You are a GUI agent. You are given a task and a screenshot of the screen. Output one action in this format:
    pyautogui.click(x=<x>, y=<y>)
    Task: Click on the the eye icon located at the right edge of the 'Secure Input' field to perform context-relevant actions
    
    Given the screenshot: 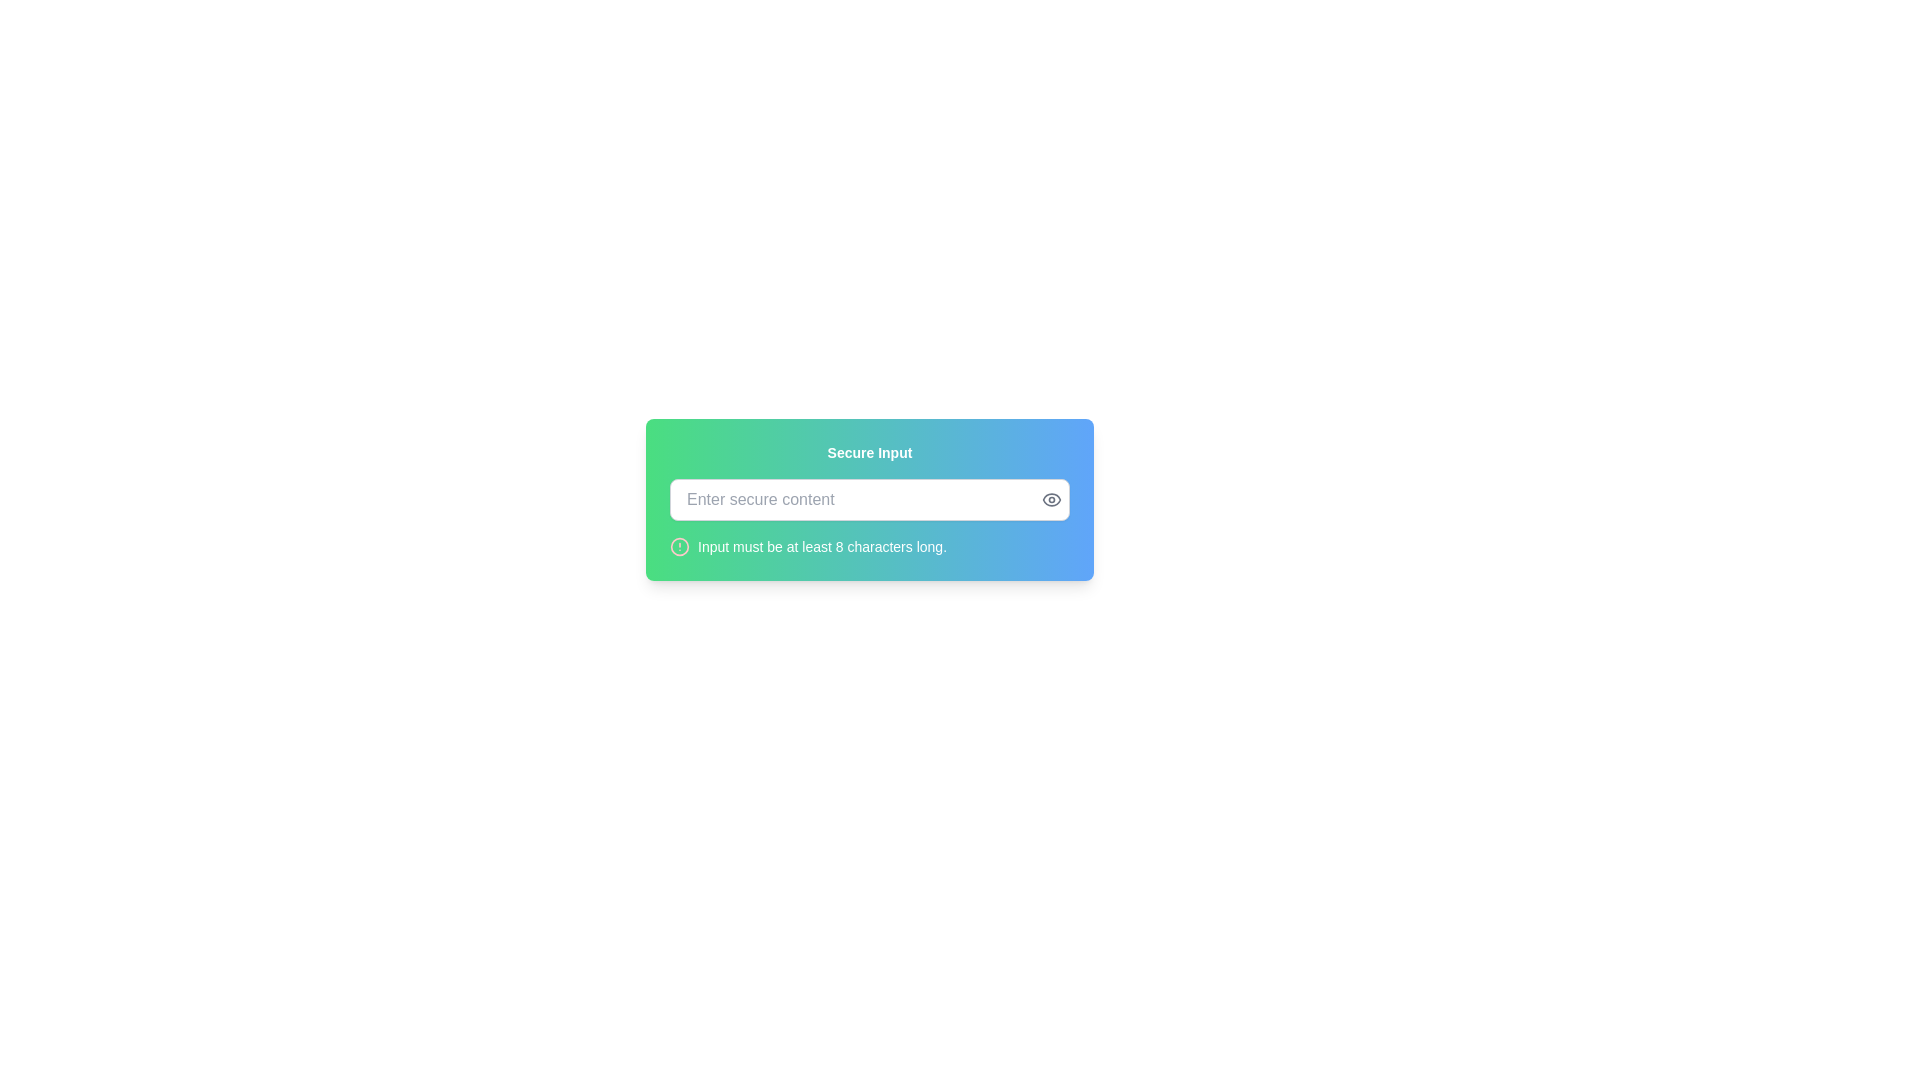 What is the action you would take?
    pyautogui.click(x=1050, y=499)
    